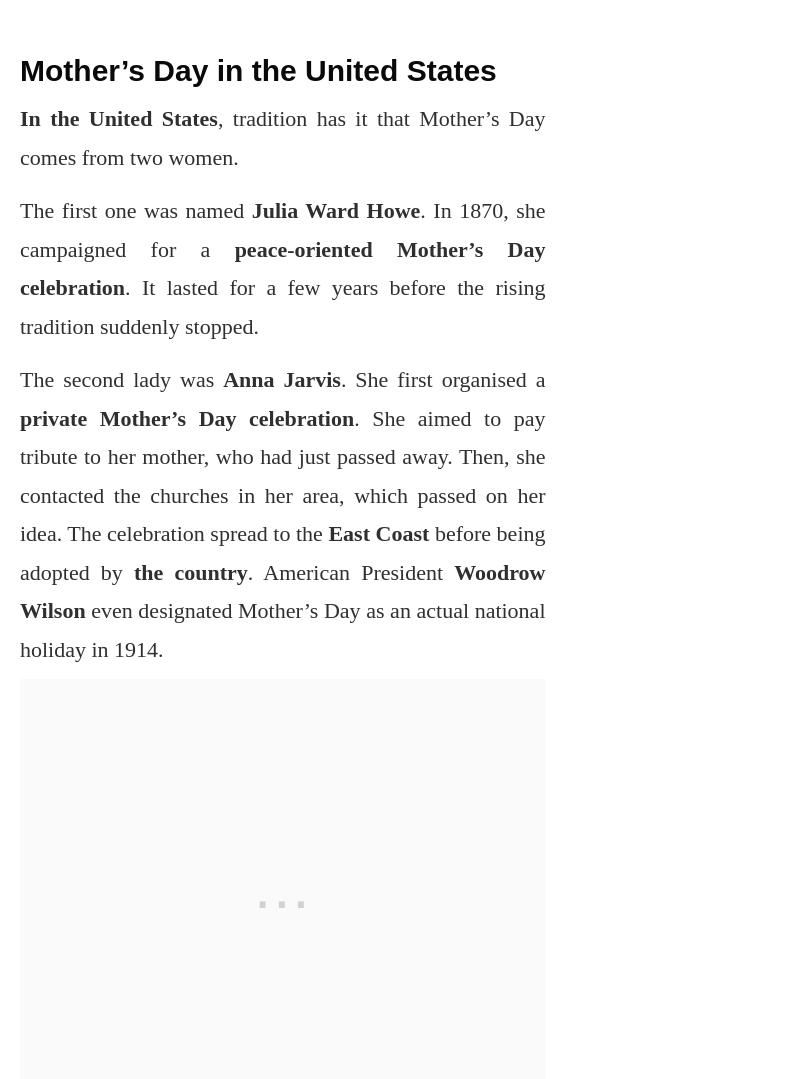 The image size is (800, 1079). What do you see at coordinates (282, 136) in the screenshot?
I see `', tradition has it that Mother’s Day comes from two women.'` at bounding box center [282, 136].